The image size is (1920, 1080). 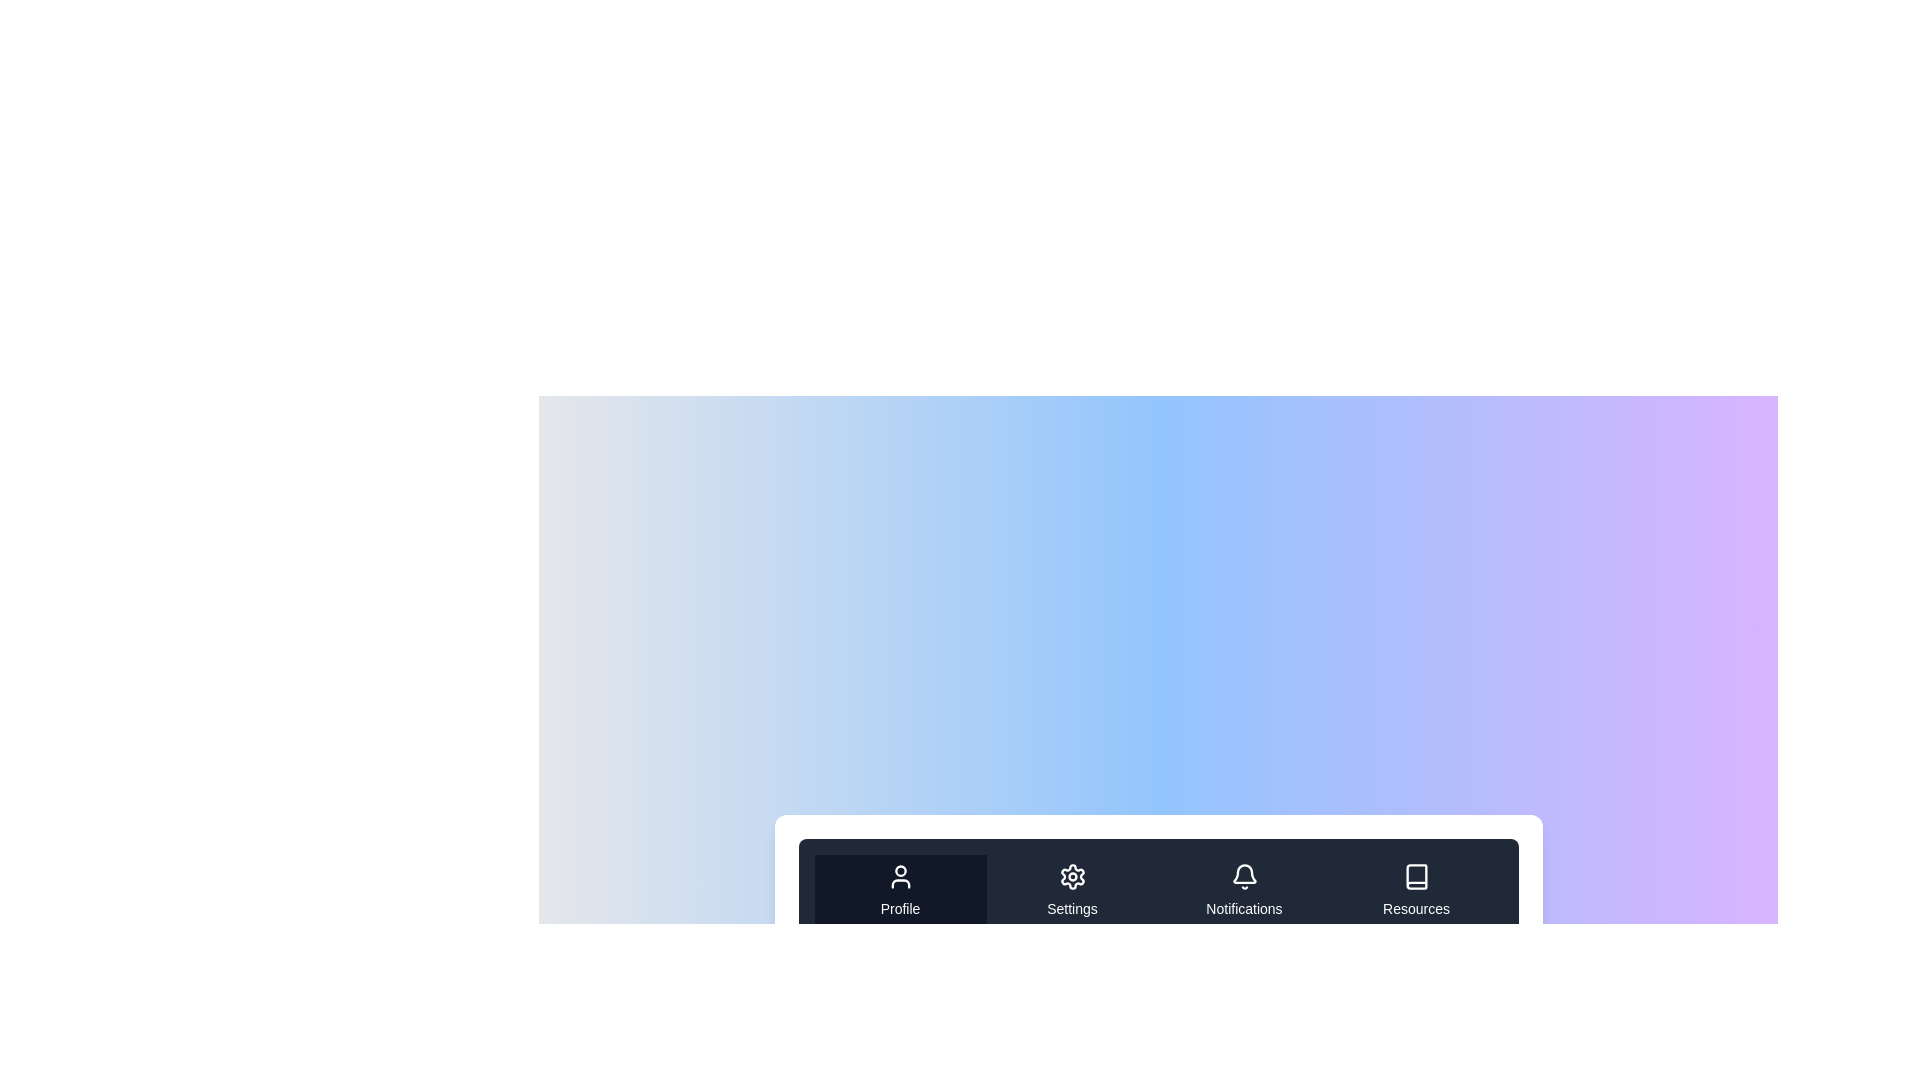 What do you see at coordinates (899, 890) in the screenshot?
I see `the tab labeled Profile to highlight it` at bounding box center [899, 890].